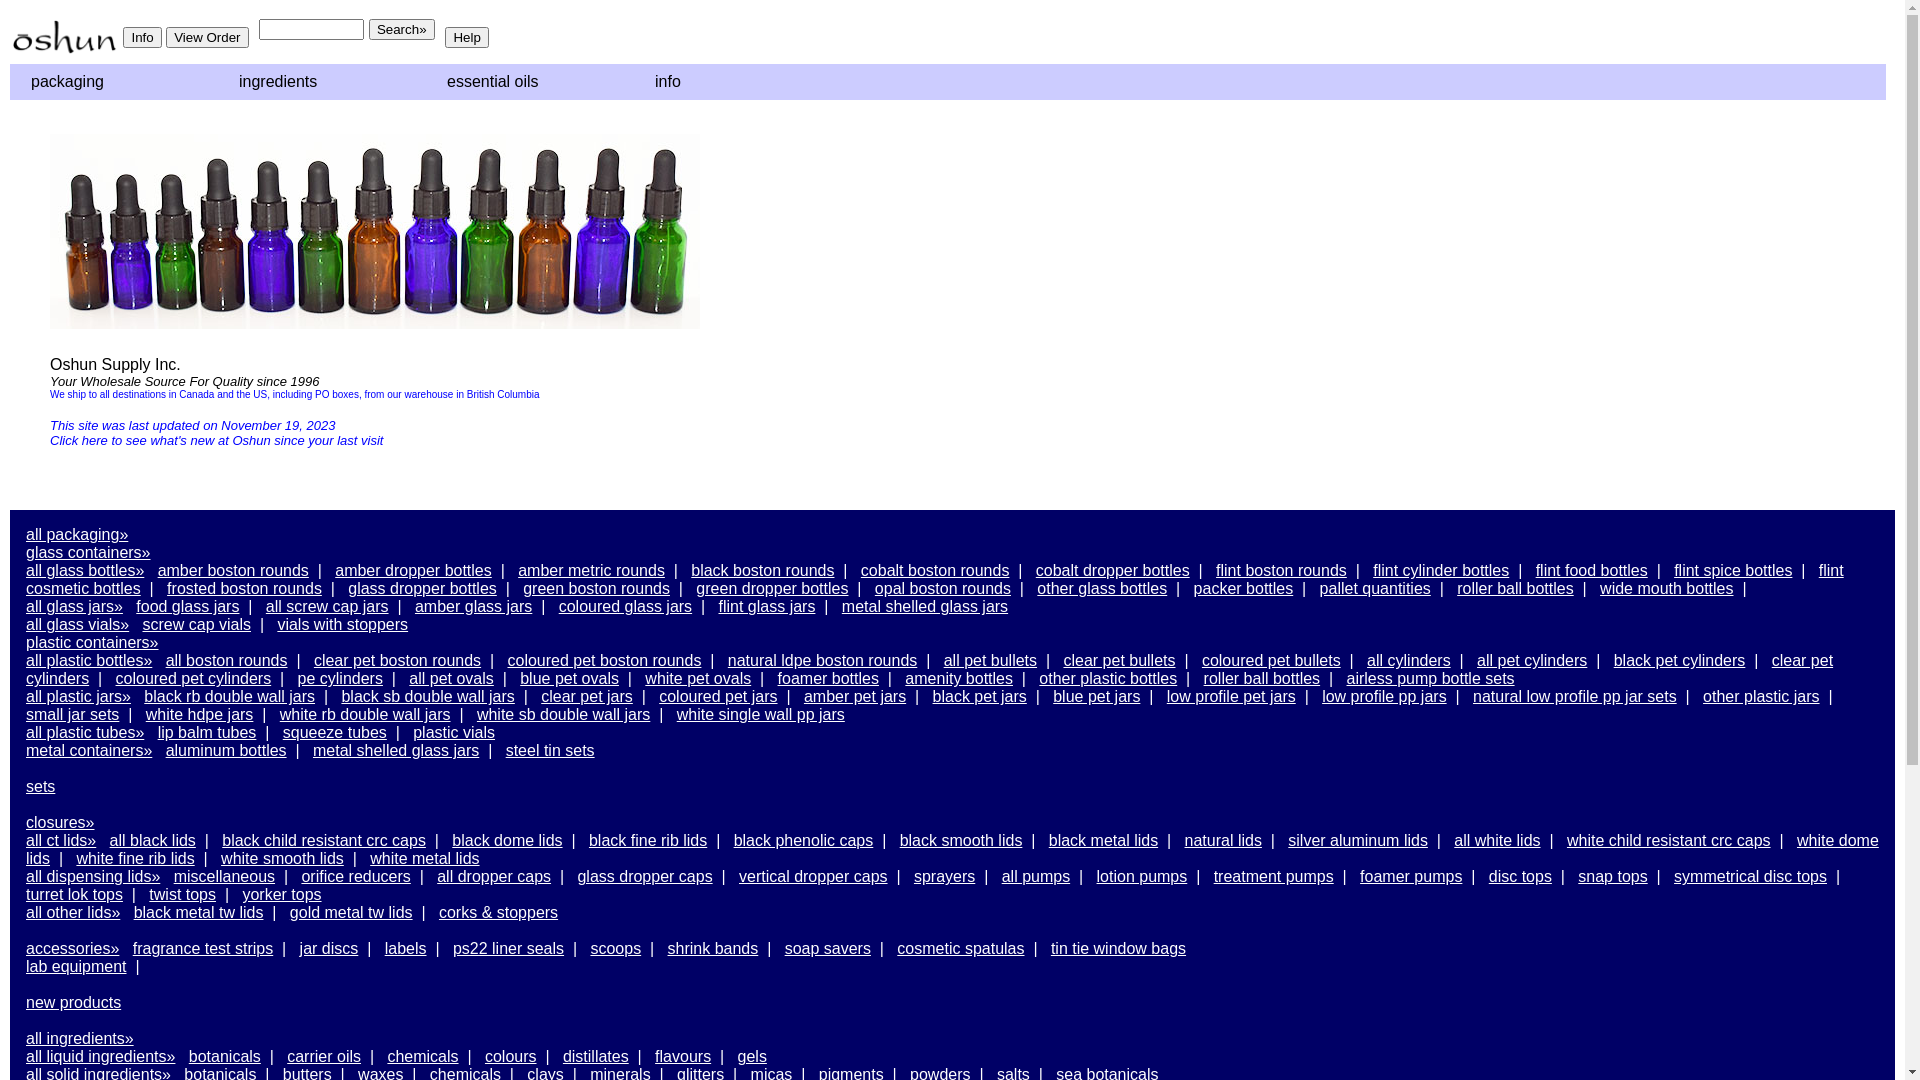 This screenshot has width=1920, height=1080. What do you see at coordinates (484, 1055) in the screenshot?
I see `'colours'` at bounding box center [484, 1055].